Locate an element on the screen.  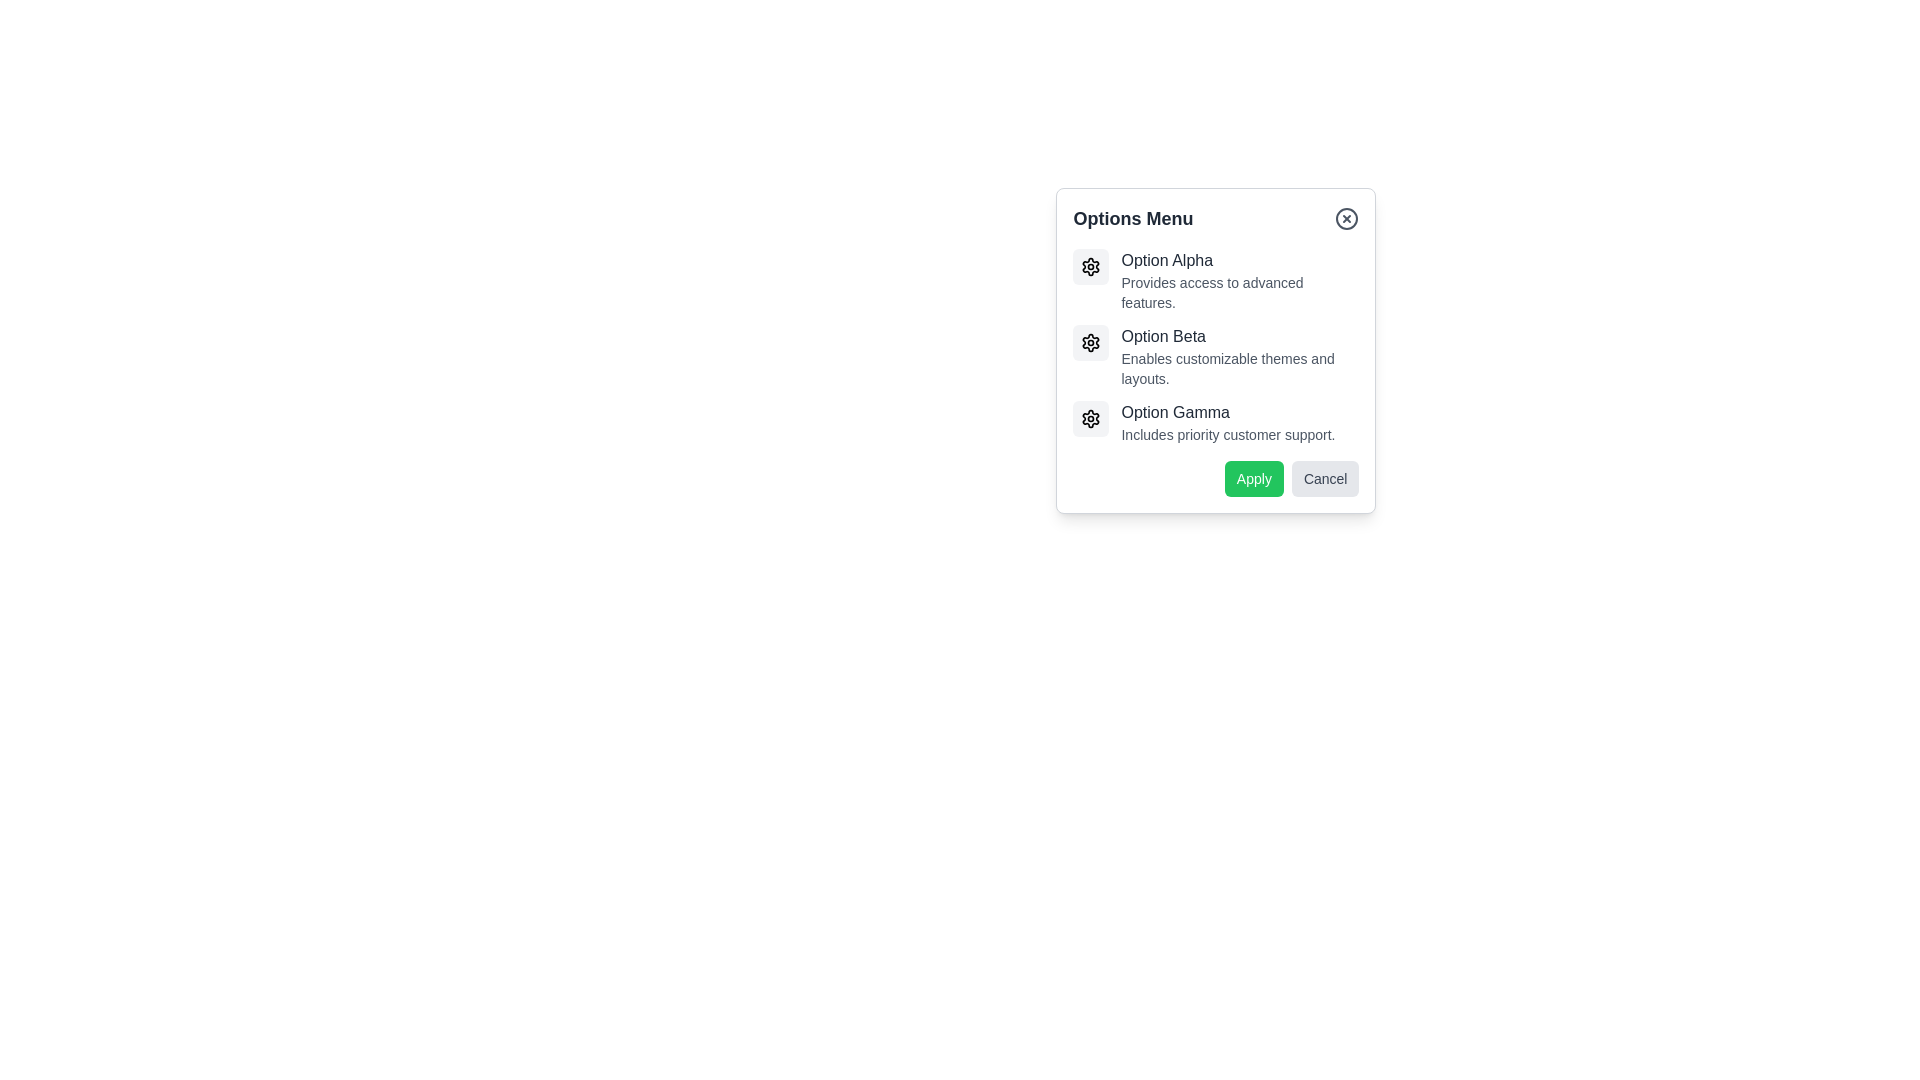
the 'Option Beta' menu item located in the Options Menu is located at coordinates (1281, 331).